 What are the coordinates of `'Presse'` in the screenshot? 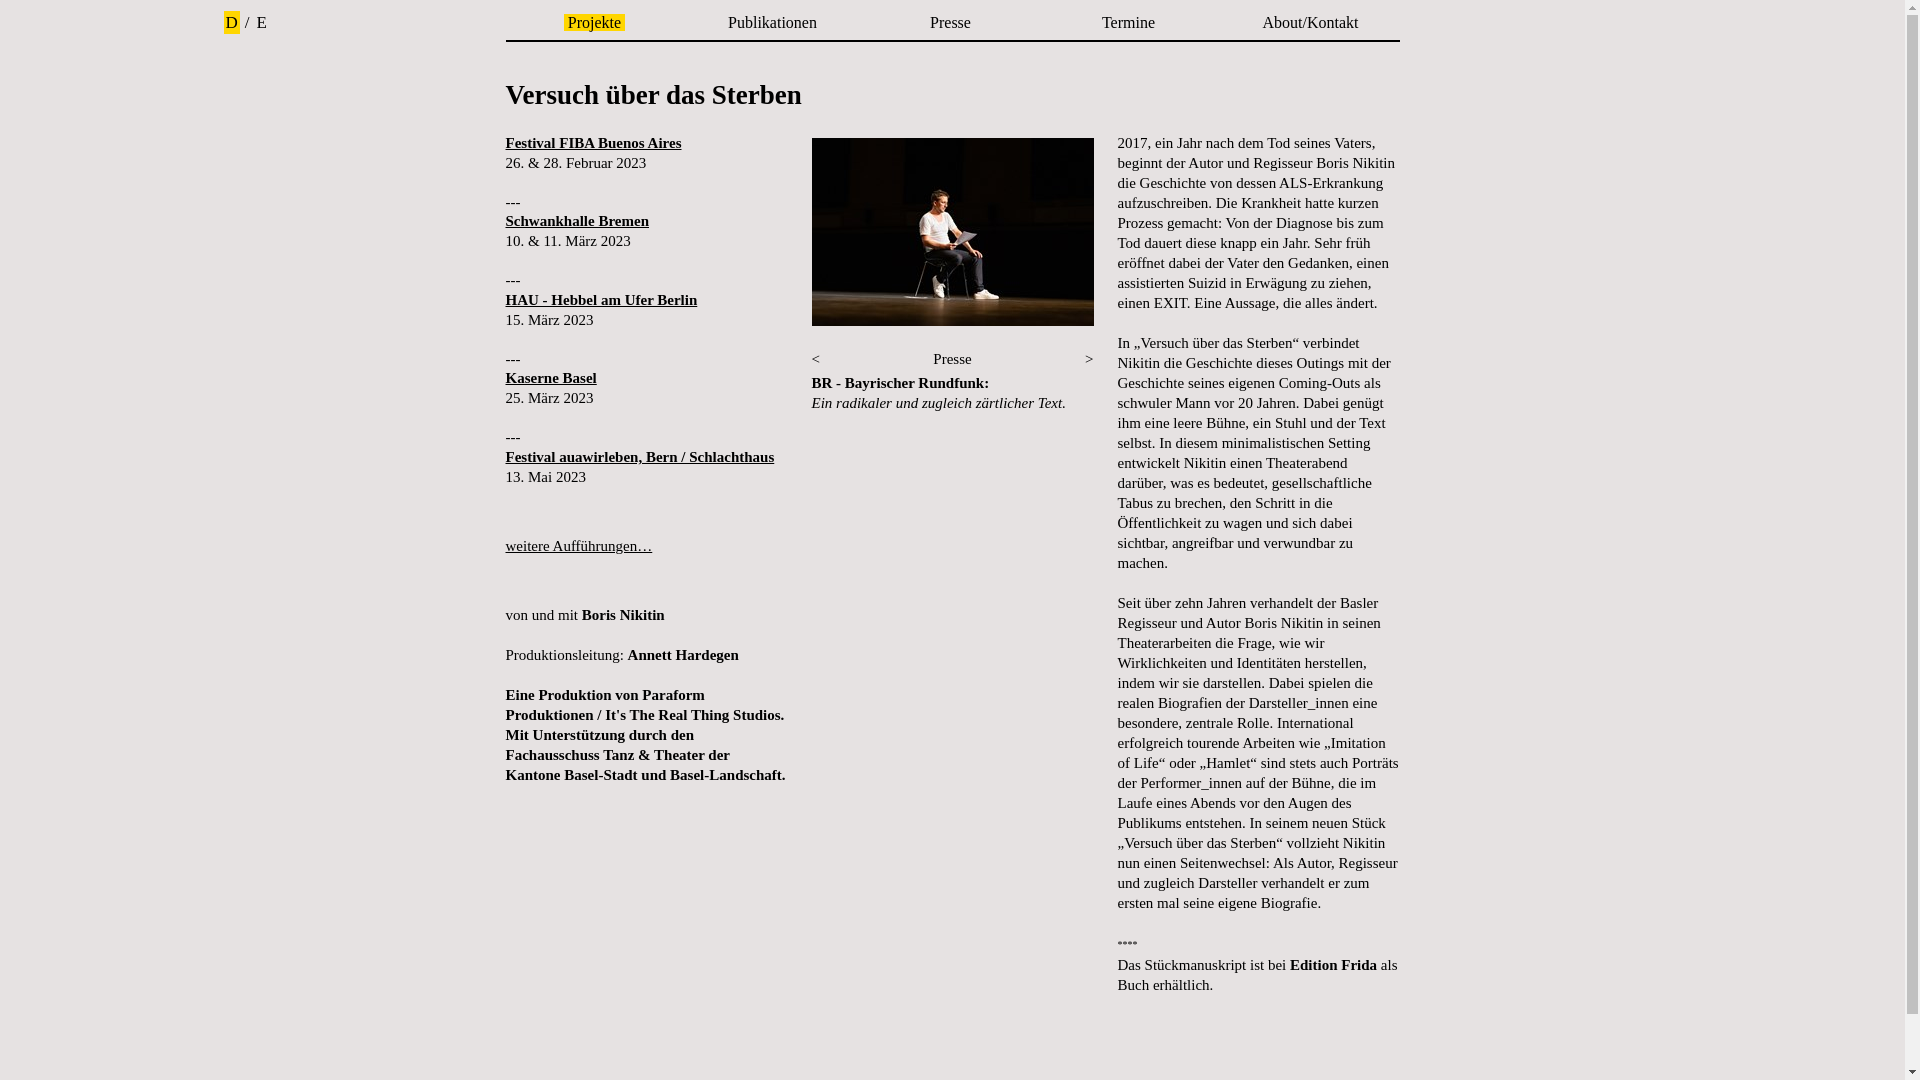 It's located at (949, 22).